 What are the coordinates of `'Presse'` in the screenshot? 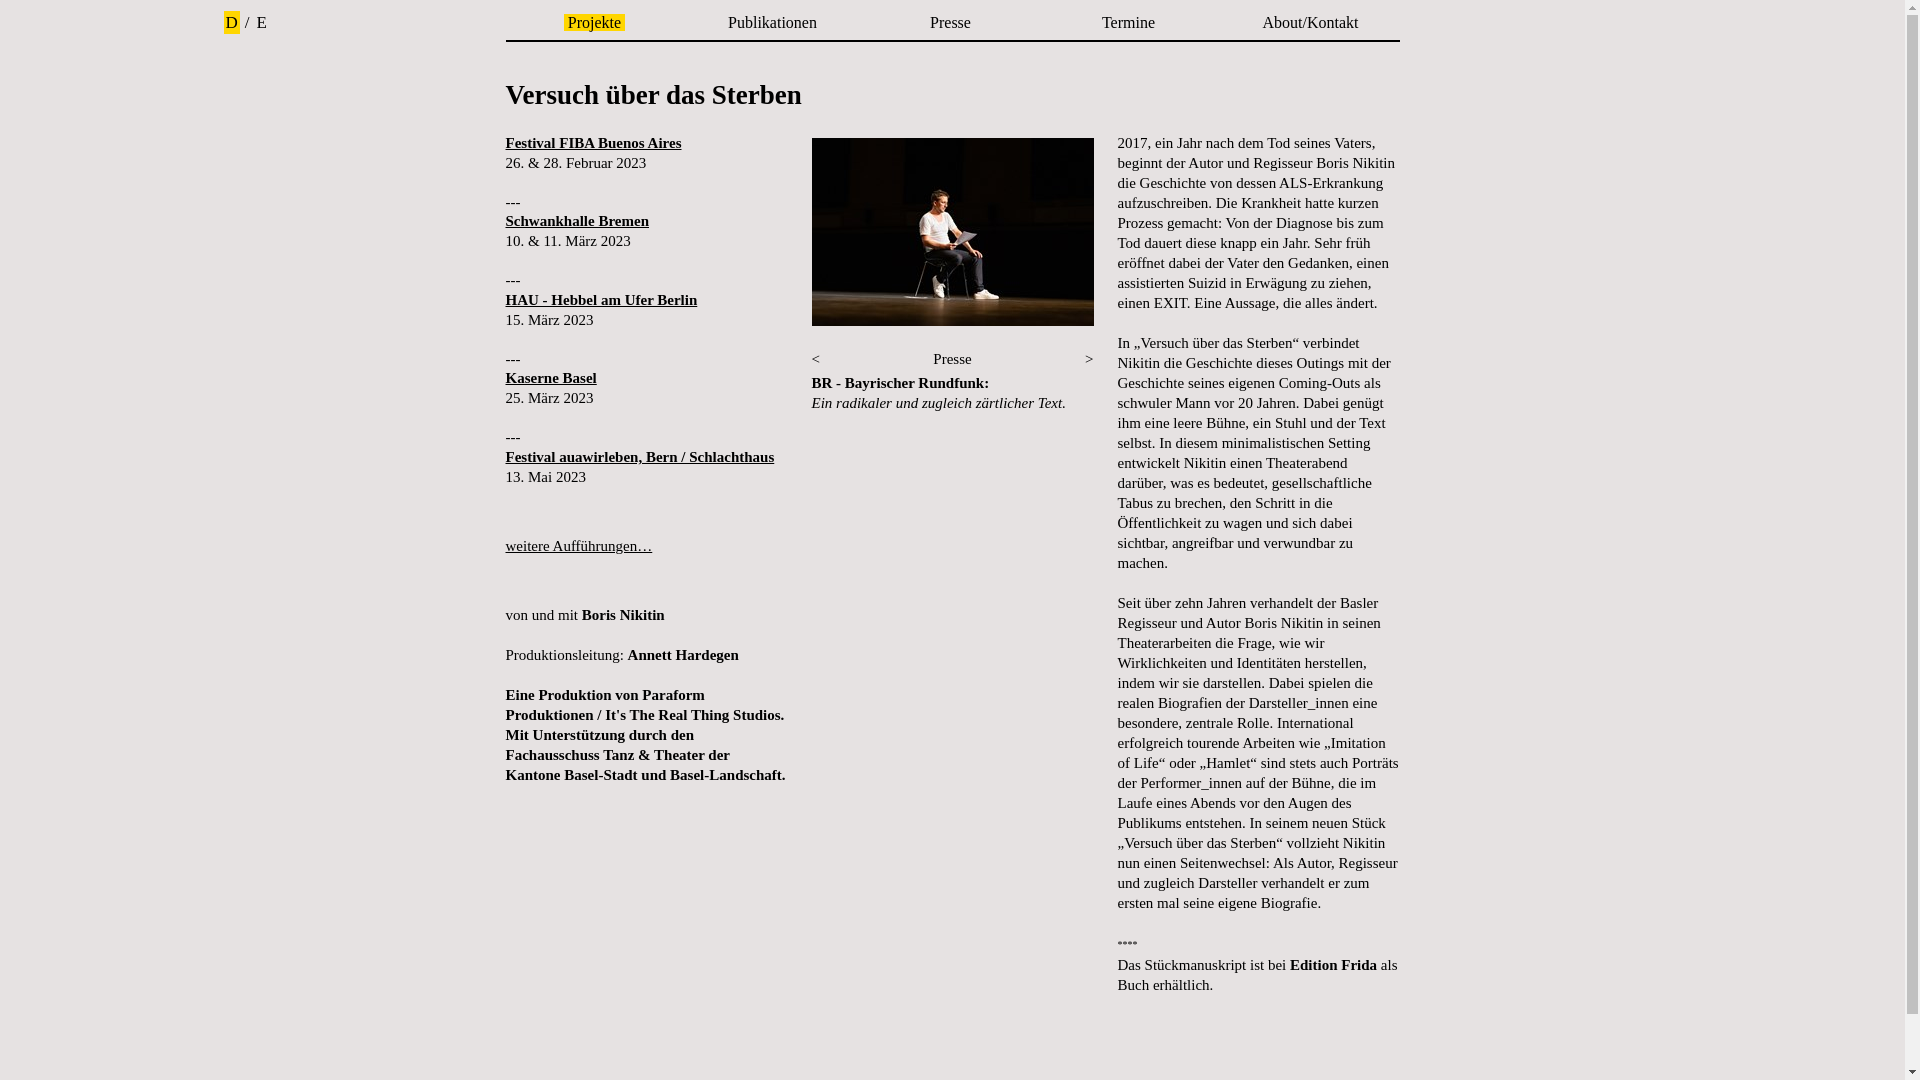 It's located at (949, 22).